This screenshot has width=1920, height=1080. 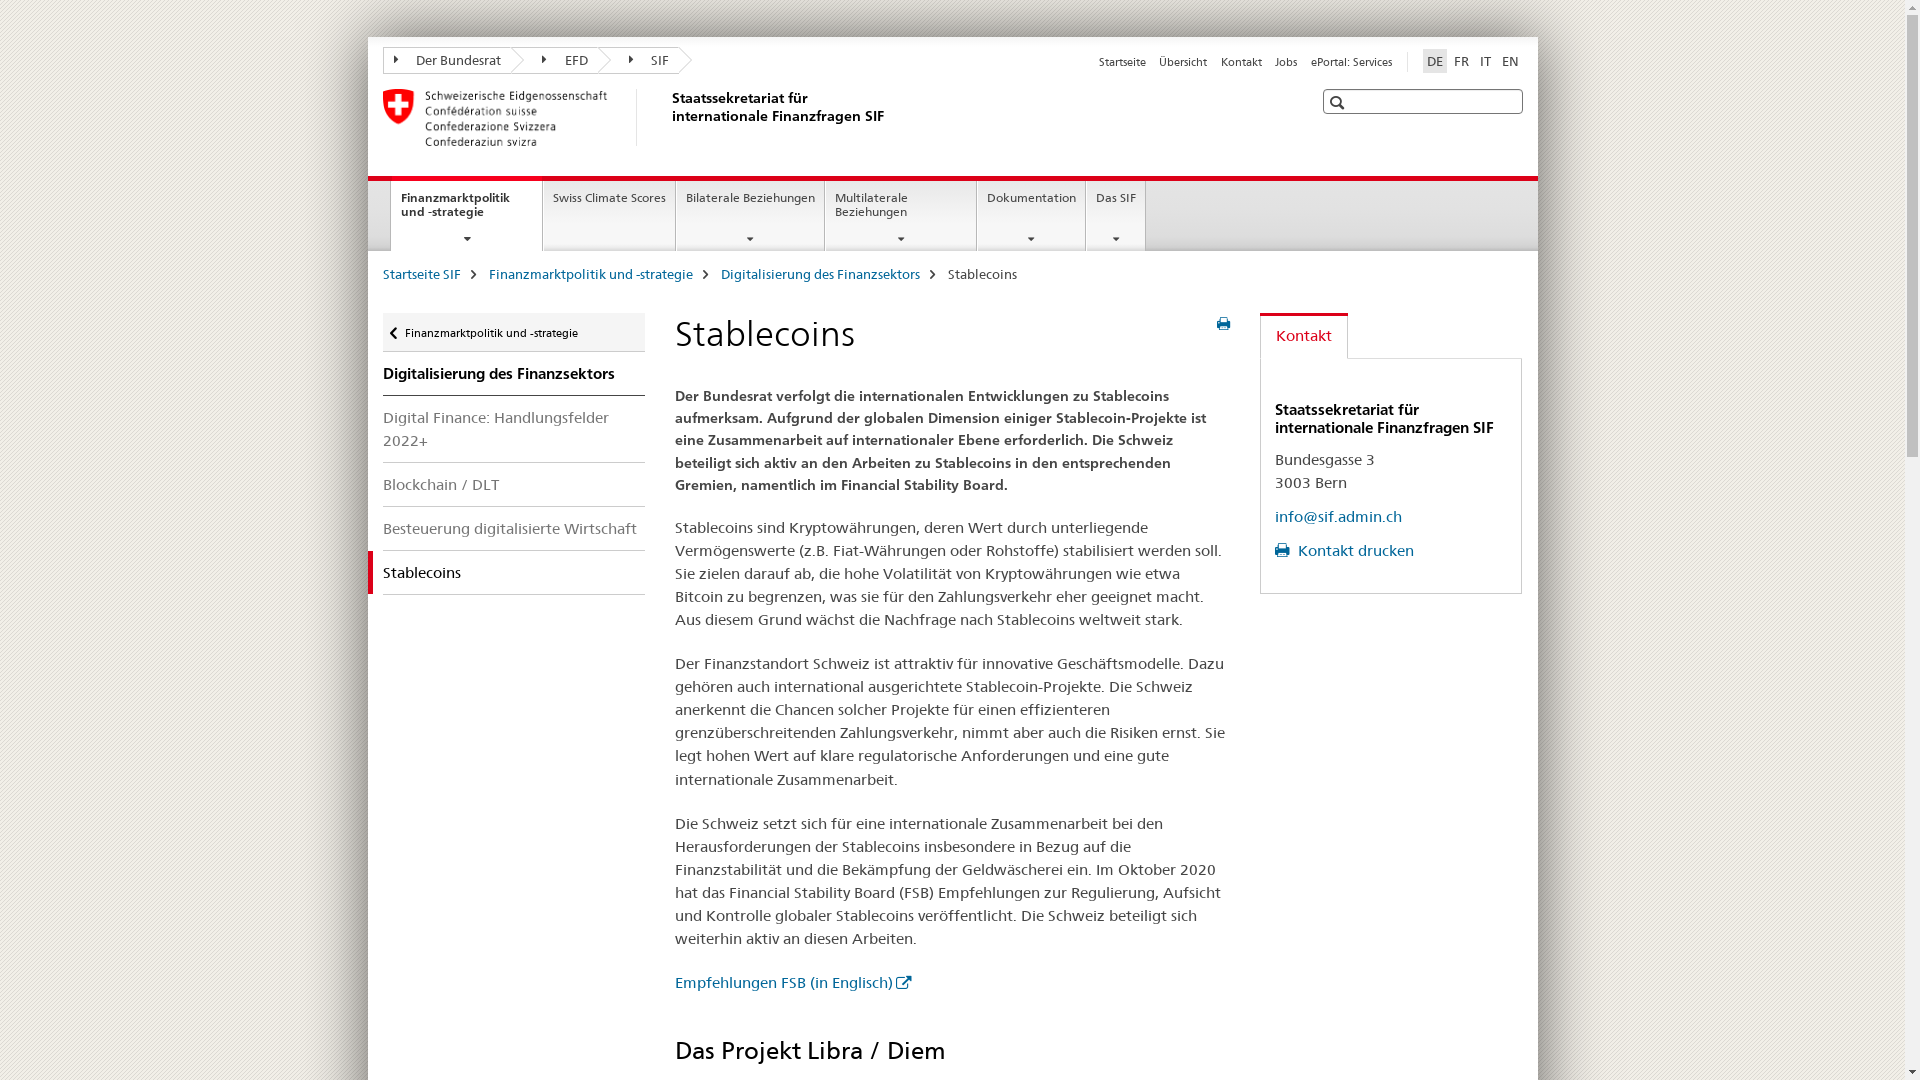 What do you see at coordinates (825, 216) in the screenshot?
I see `'Multilaterale Beziehungen'` at bounding box center [825, 216].